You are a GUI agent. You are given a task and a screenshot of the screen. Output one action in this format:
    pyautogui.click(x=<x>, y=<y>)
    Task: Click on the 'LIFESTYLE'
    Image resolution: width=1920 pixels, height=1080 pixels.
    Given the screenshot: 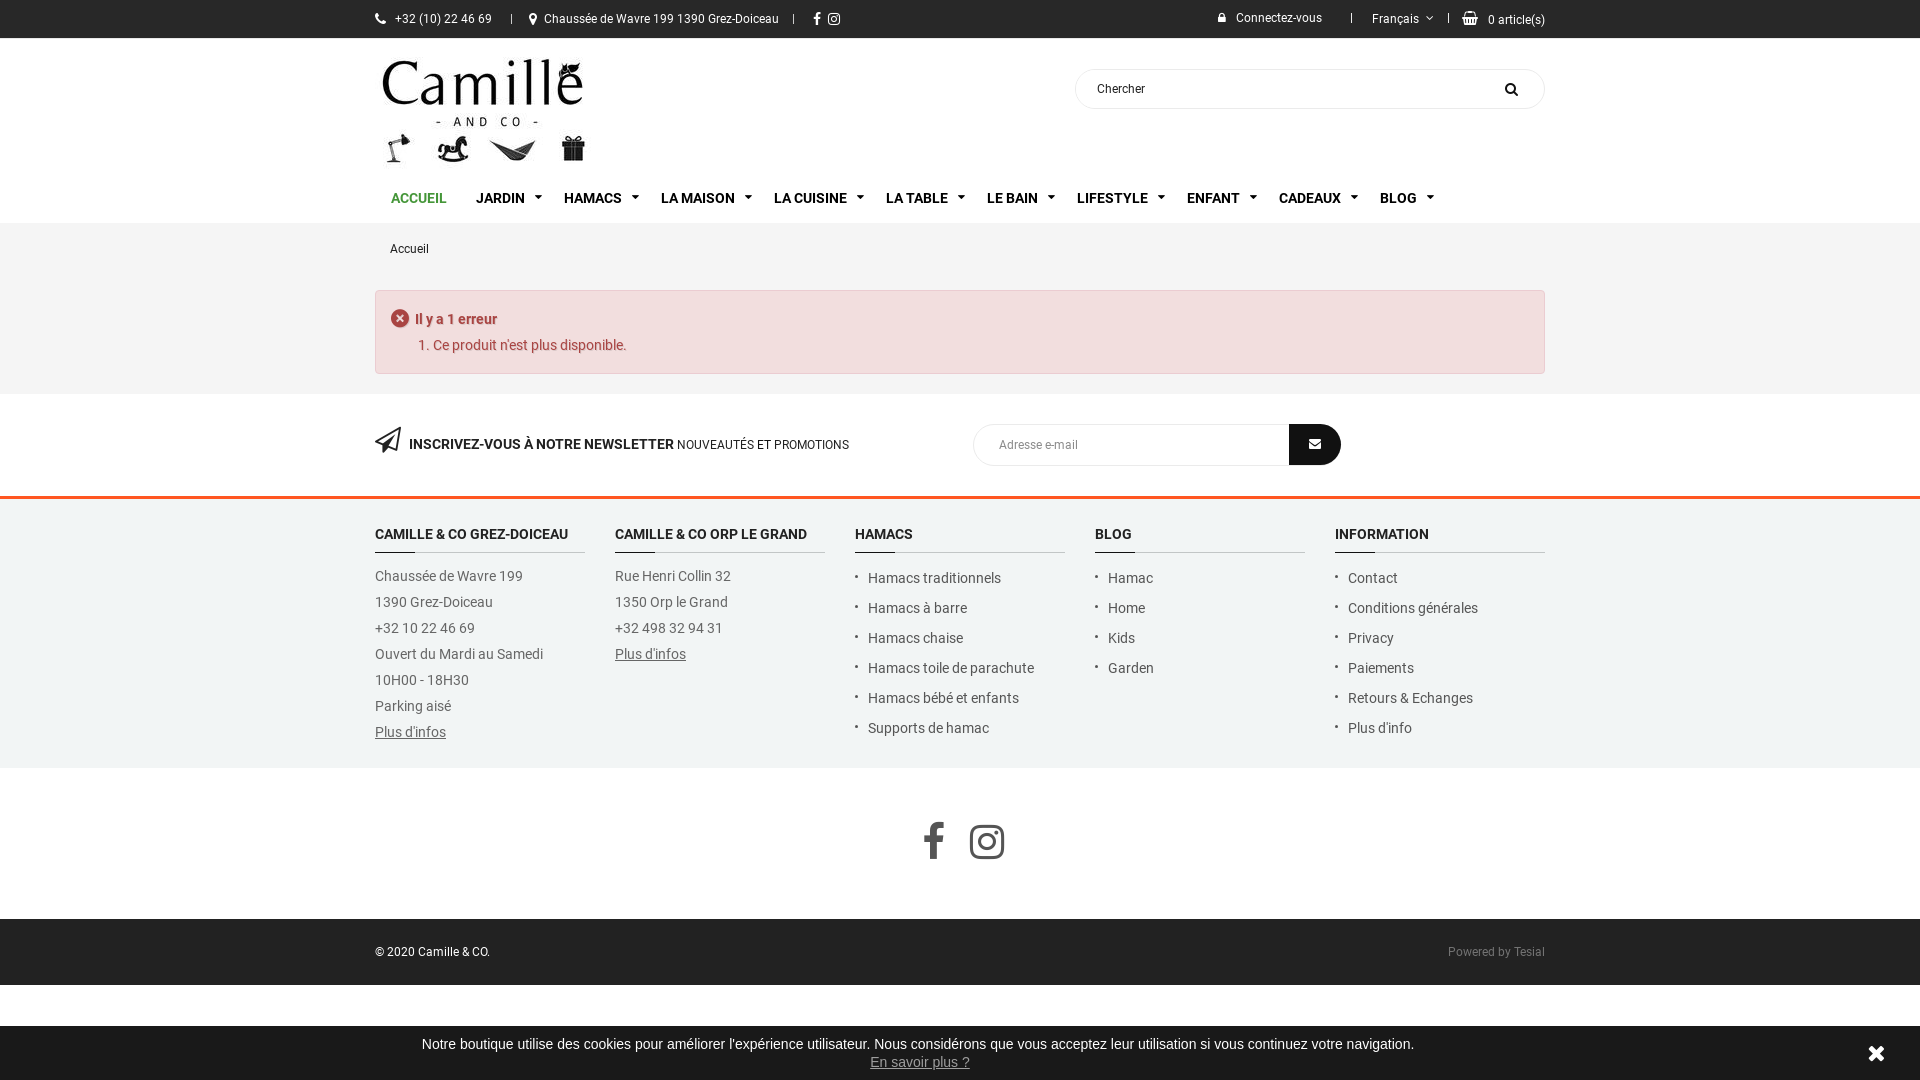 What is the action you would take?
    pyautogui.click(x=1064, y=197)
    